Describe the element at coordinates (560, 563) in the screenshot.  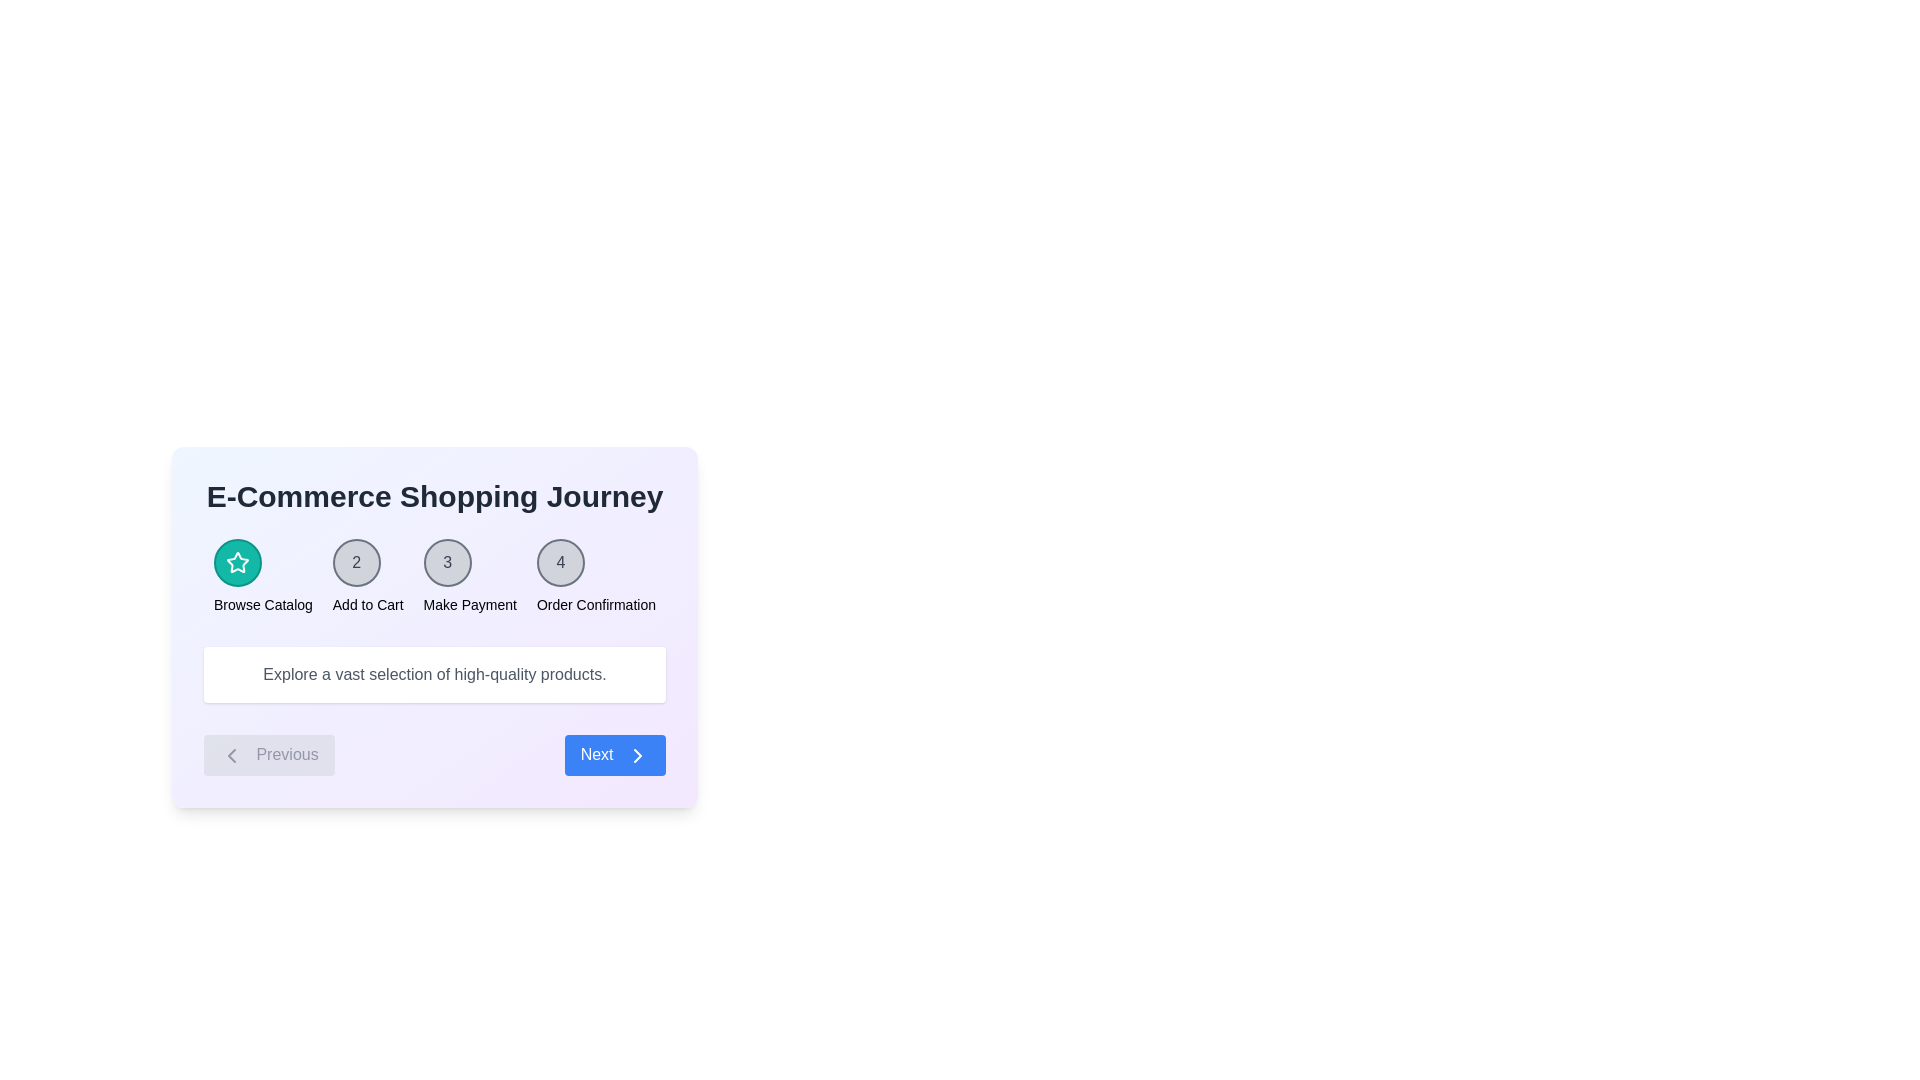
I see `the fourth step indicator button labeled 'Order Confirmation', which is positioned on the far-right end of a horizontally arranged sequence of buttons` at that location.